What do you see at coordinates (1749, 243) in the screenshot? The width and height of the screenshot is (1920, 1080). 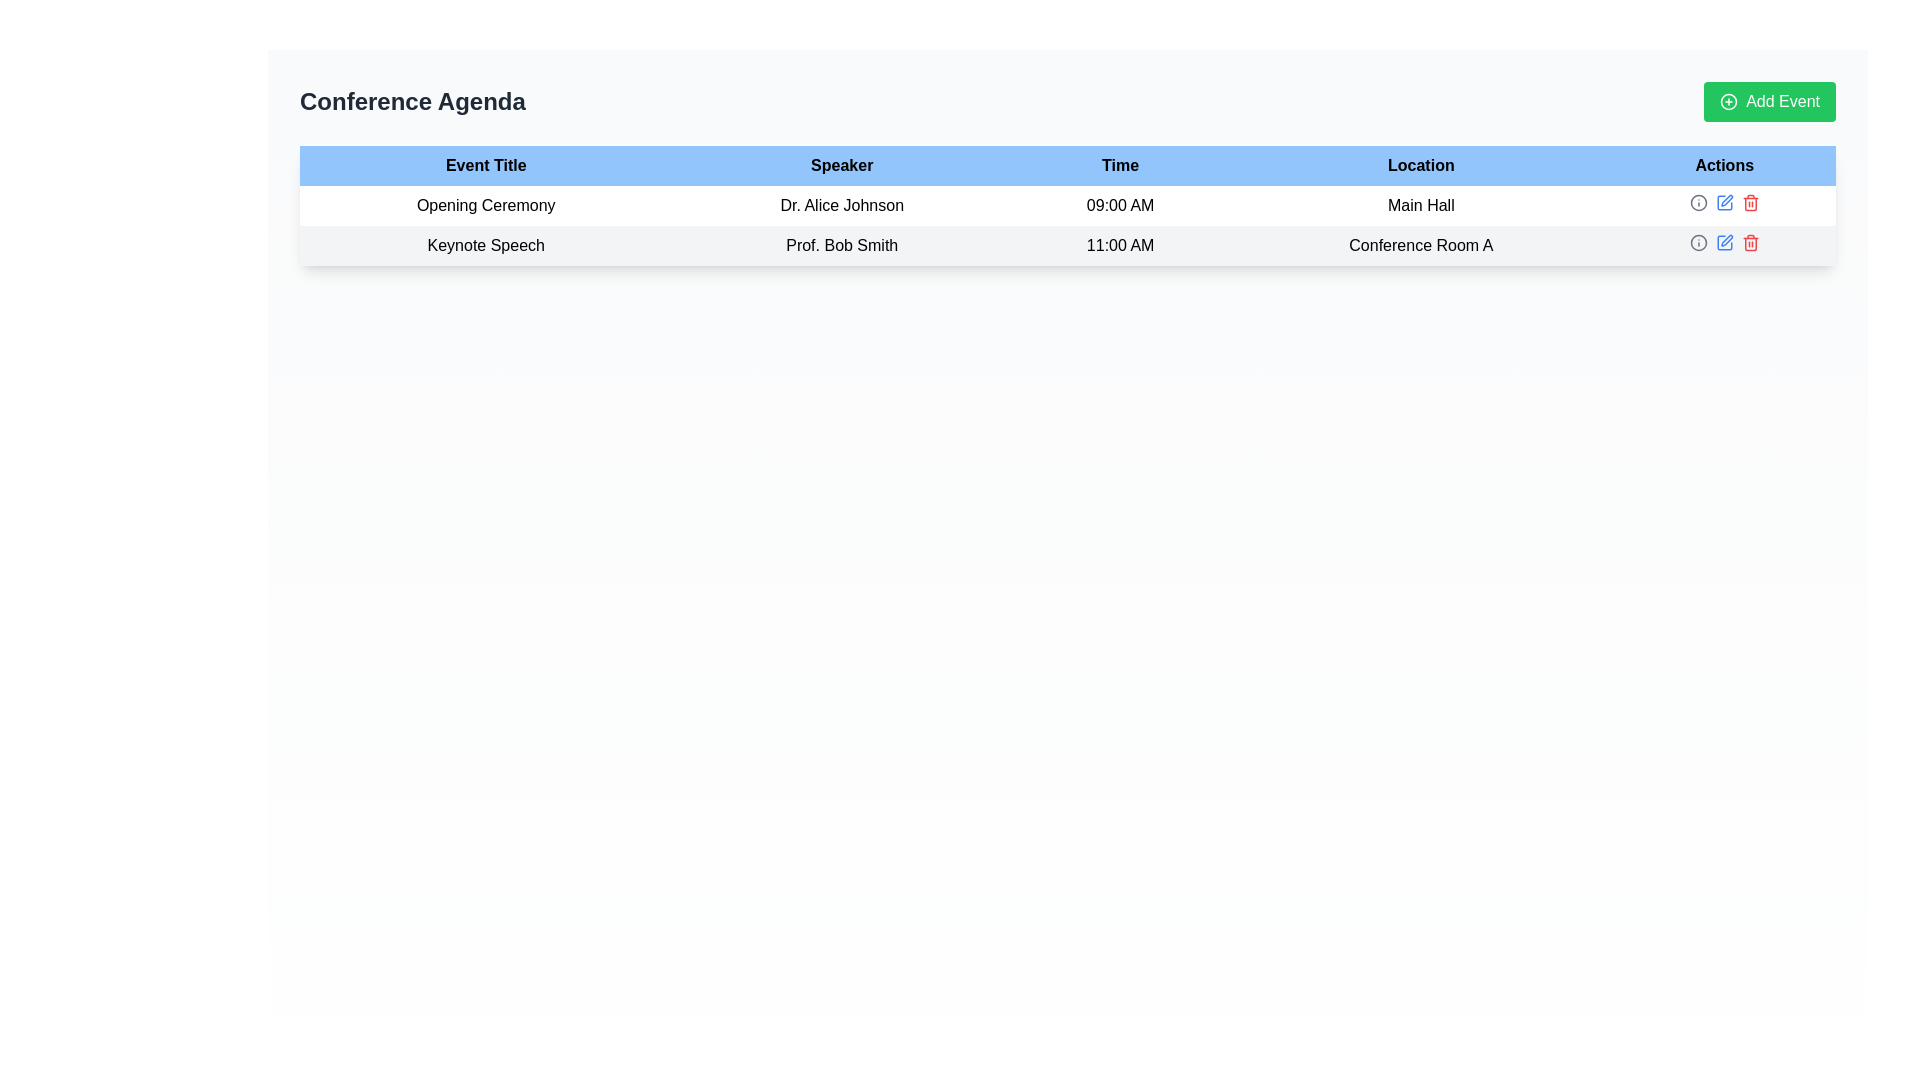 I see `the hollowed body of the trash can SVG icon located in the 'Actions' section of the second row of the events table` at bounding box center [1749, 243].